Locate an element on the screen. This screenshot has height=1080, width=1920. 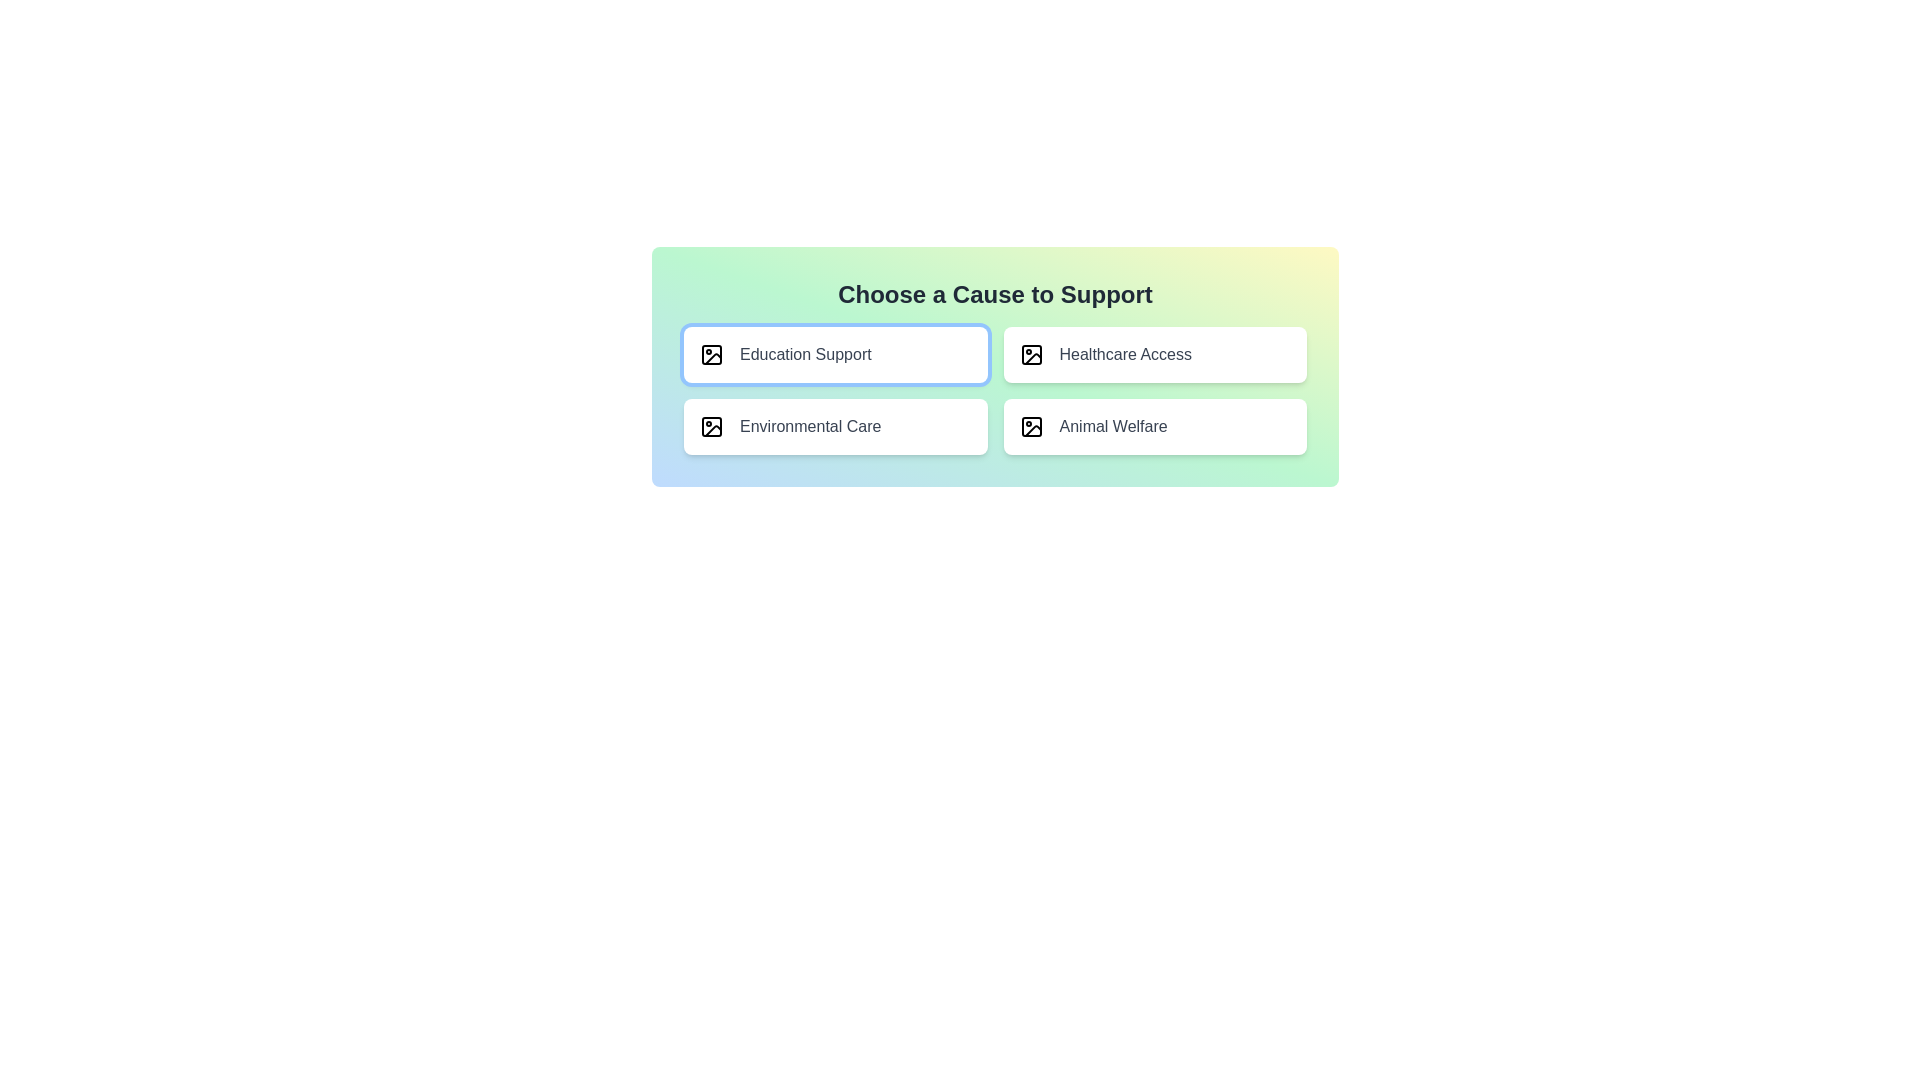
the 'Education Support' option selection item, which is the first option in the top row of a grid, contained within a card-like element with a white background and rounded corners is located at coordinates (784, 353).